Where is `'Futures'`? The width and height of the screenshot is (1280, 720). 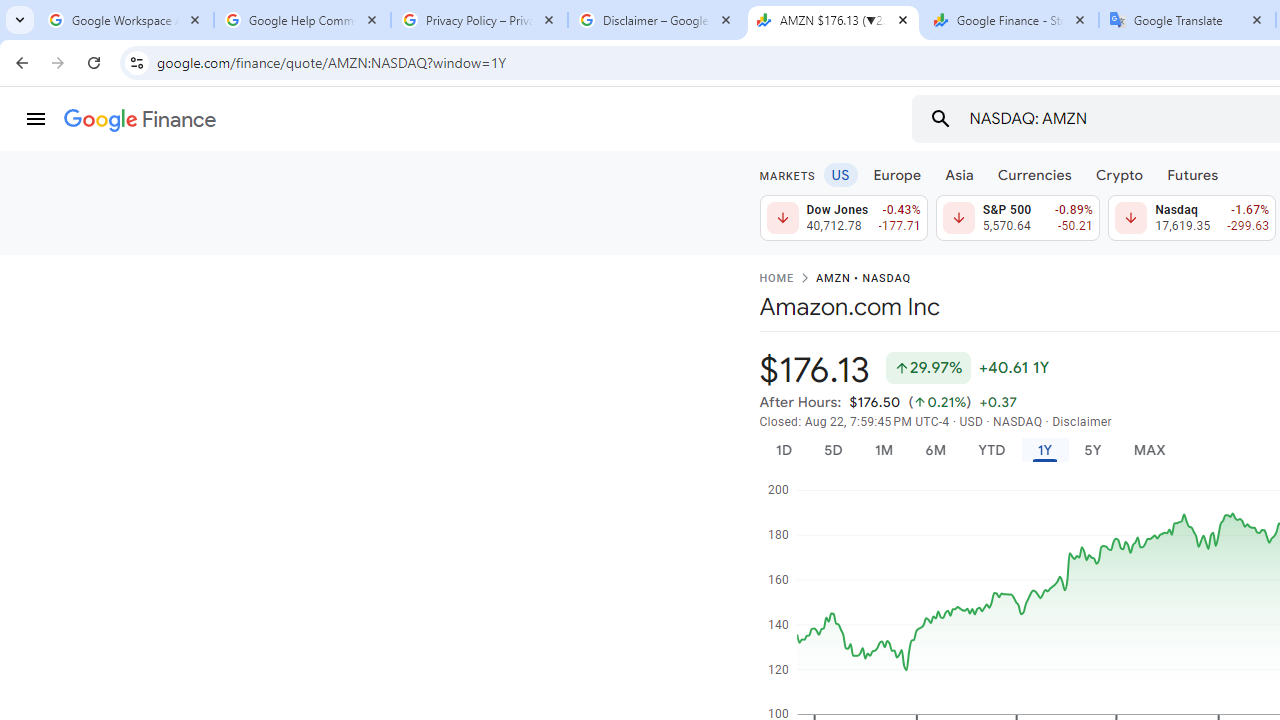
'Futures' is located at coordinates (1192, 173).